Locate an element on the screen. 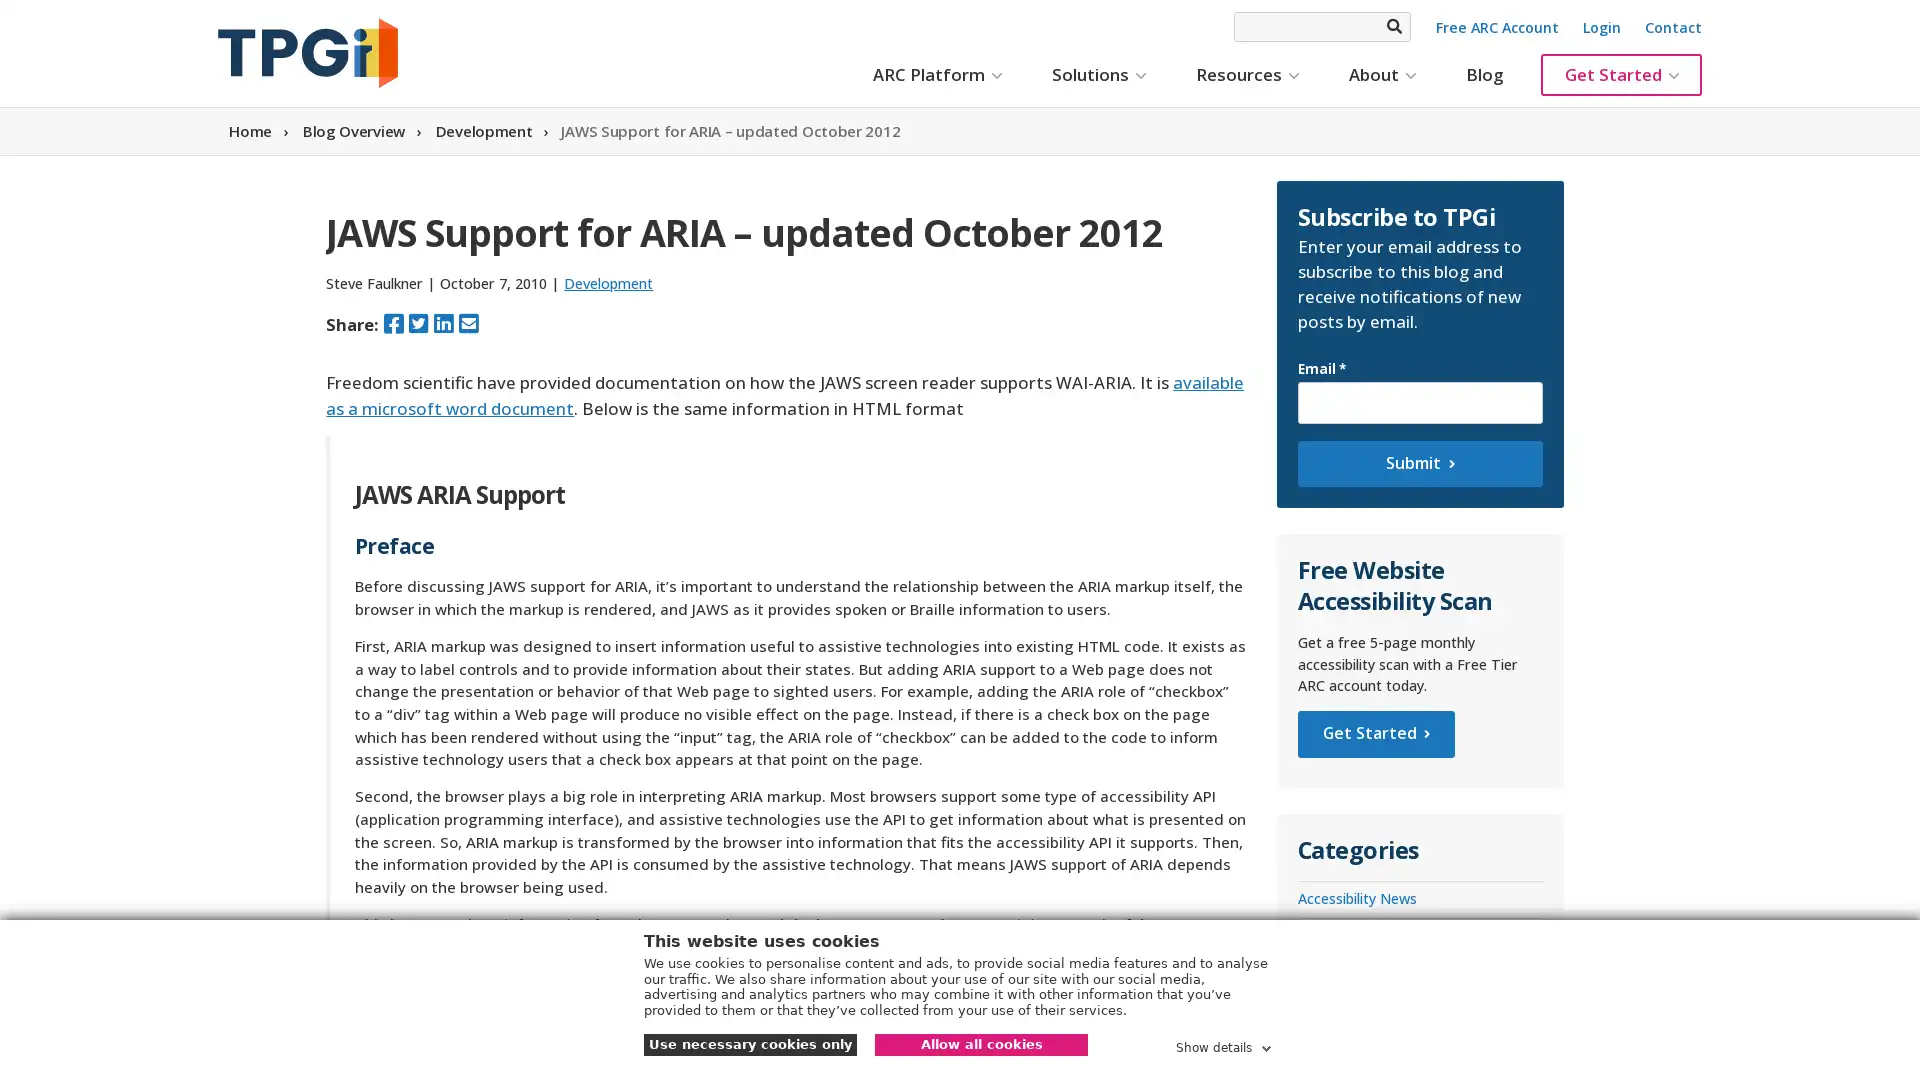 The height and width of the screenshot is (1080, 1920). Submit is located at coordinates (1418, 463).